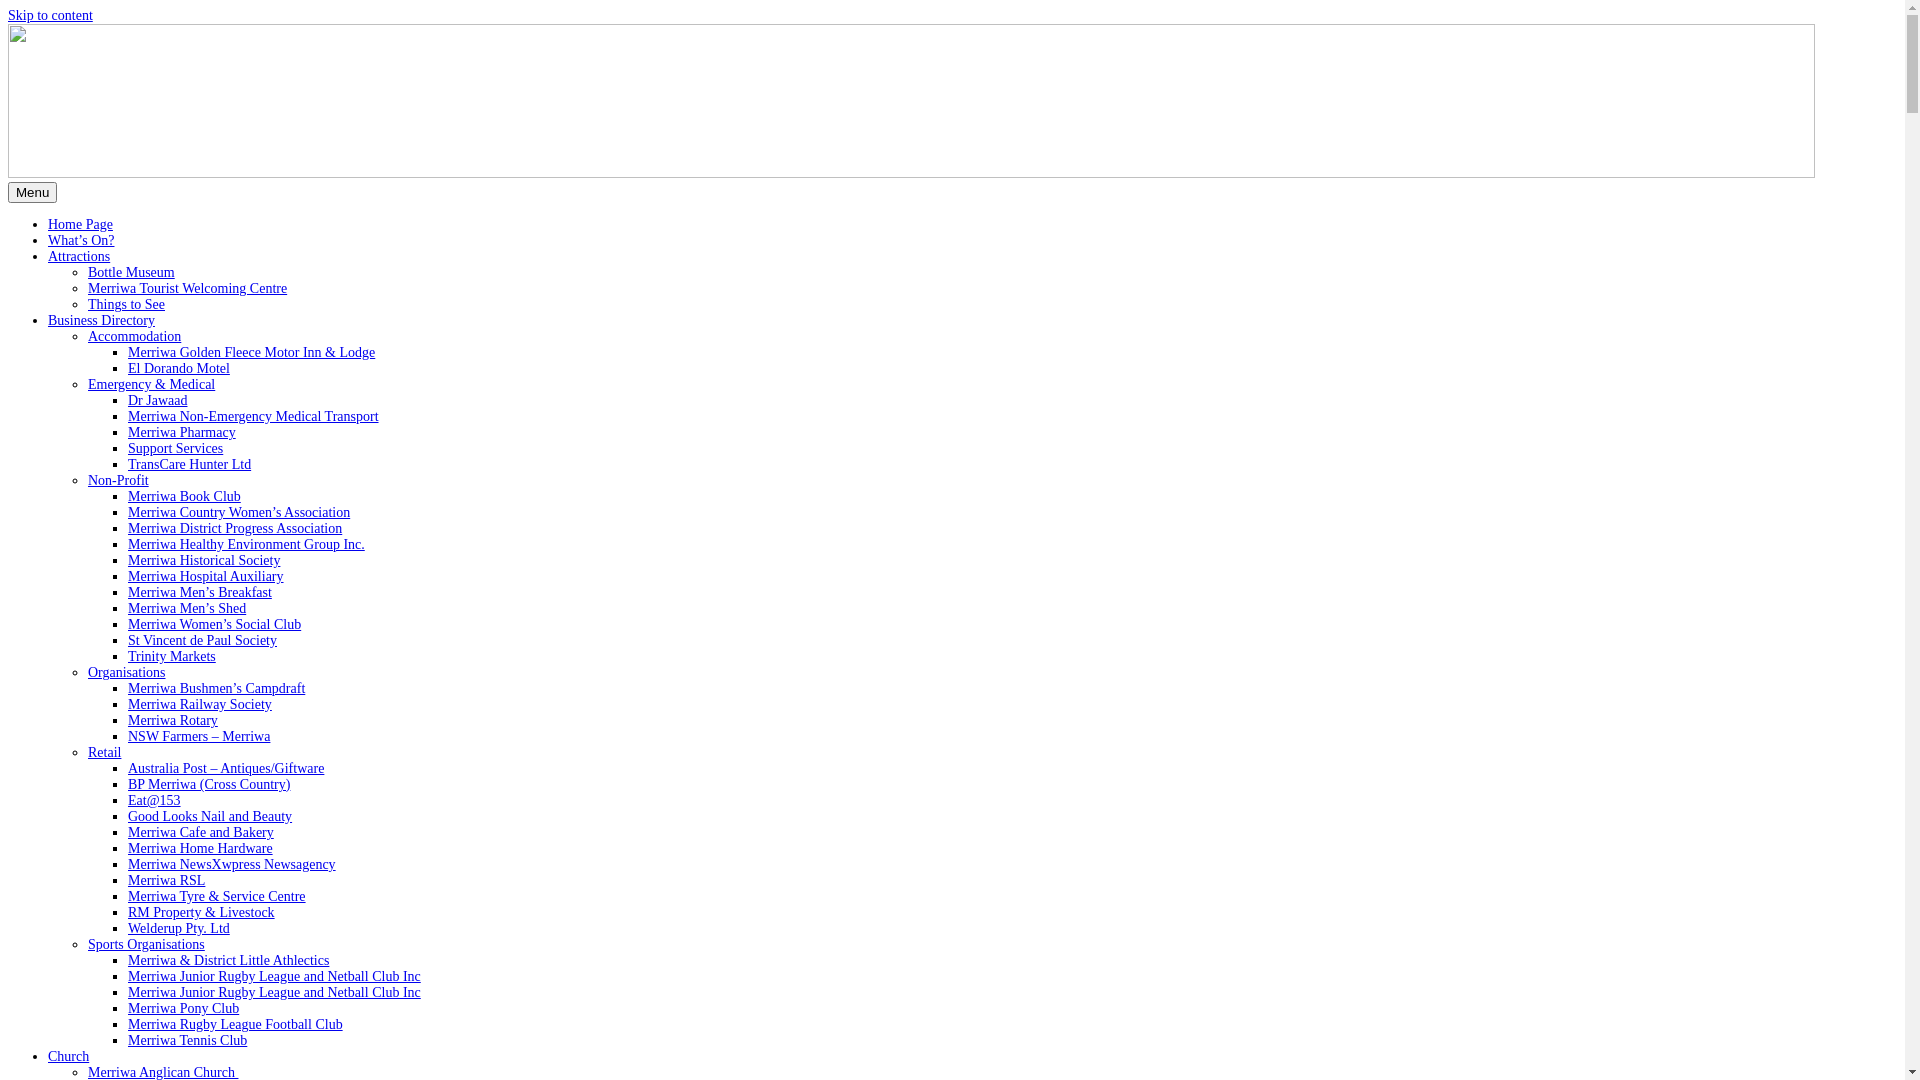 The width and height of the screenshot is (1920, 1080). What do you see at coordinates (100, 319) in the screenshot?
I see `'Business Directory'` at bounding box center [100, 319].